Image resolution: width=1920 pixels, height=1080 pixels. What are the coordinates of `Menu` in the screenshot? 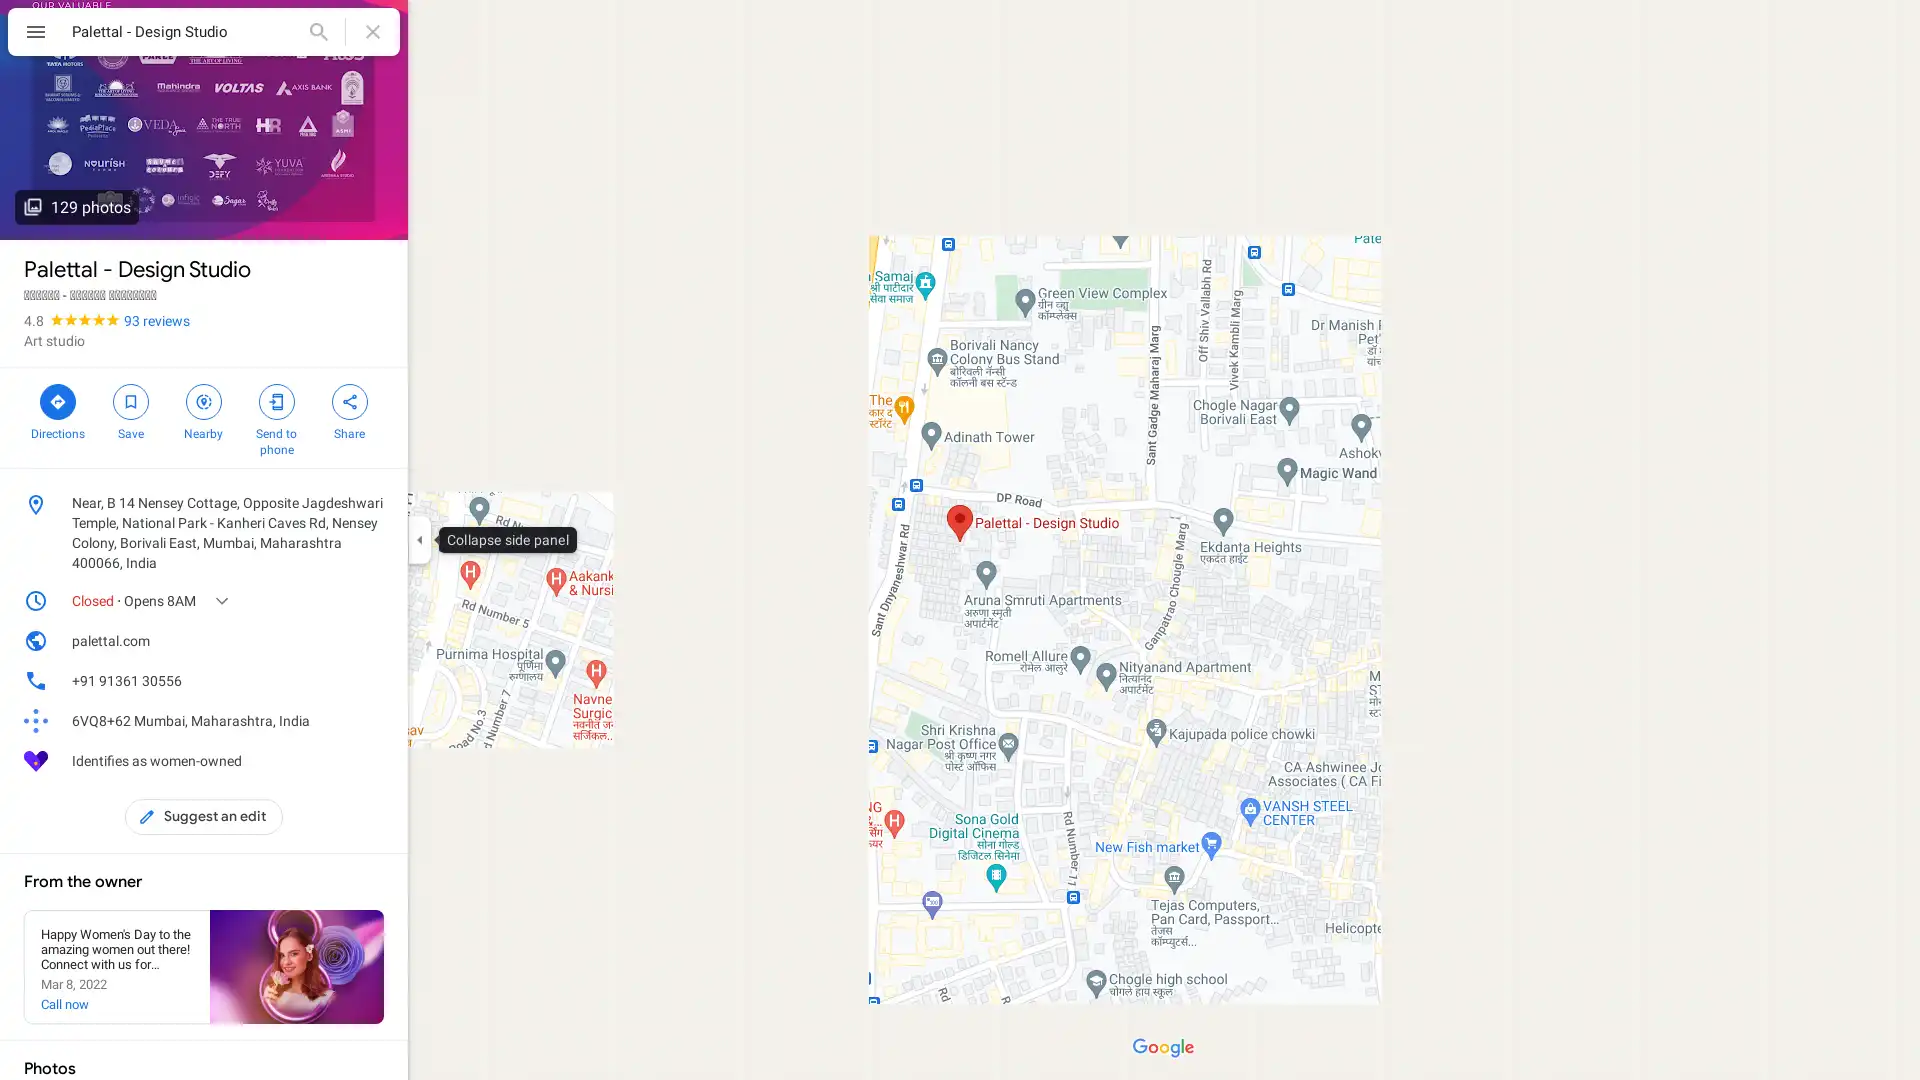 It's located at (35, 34).